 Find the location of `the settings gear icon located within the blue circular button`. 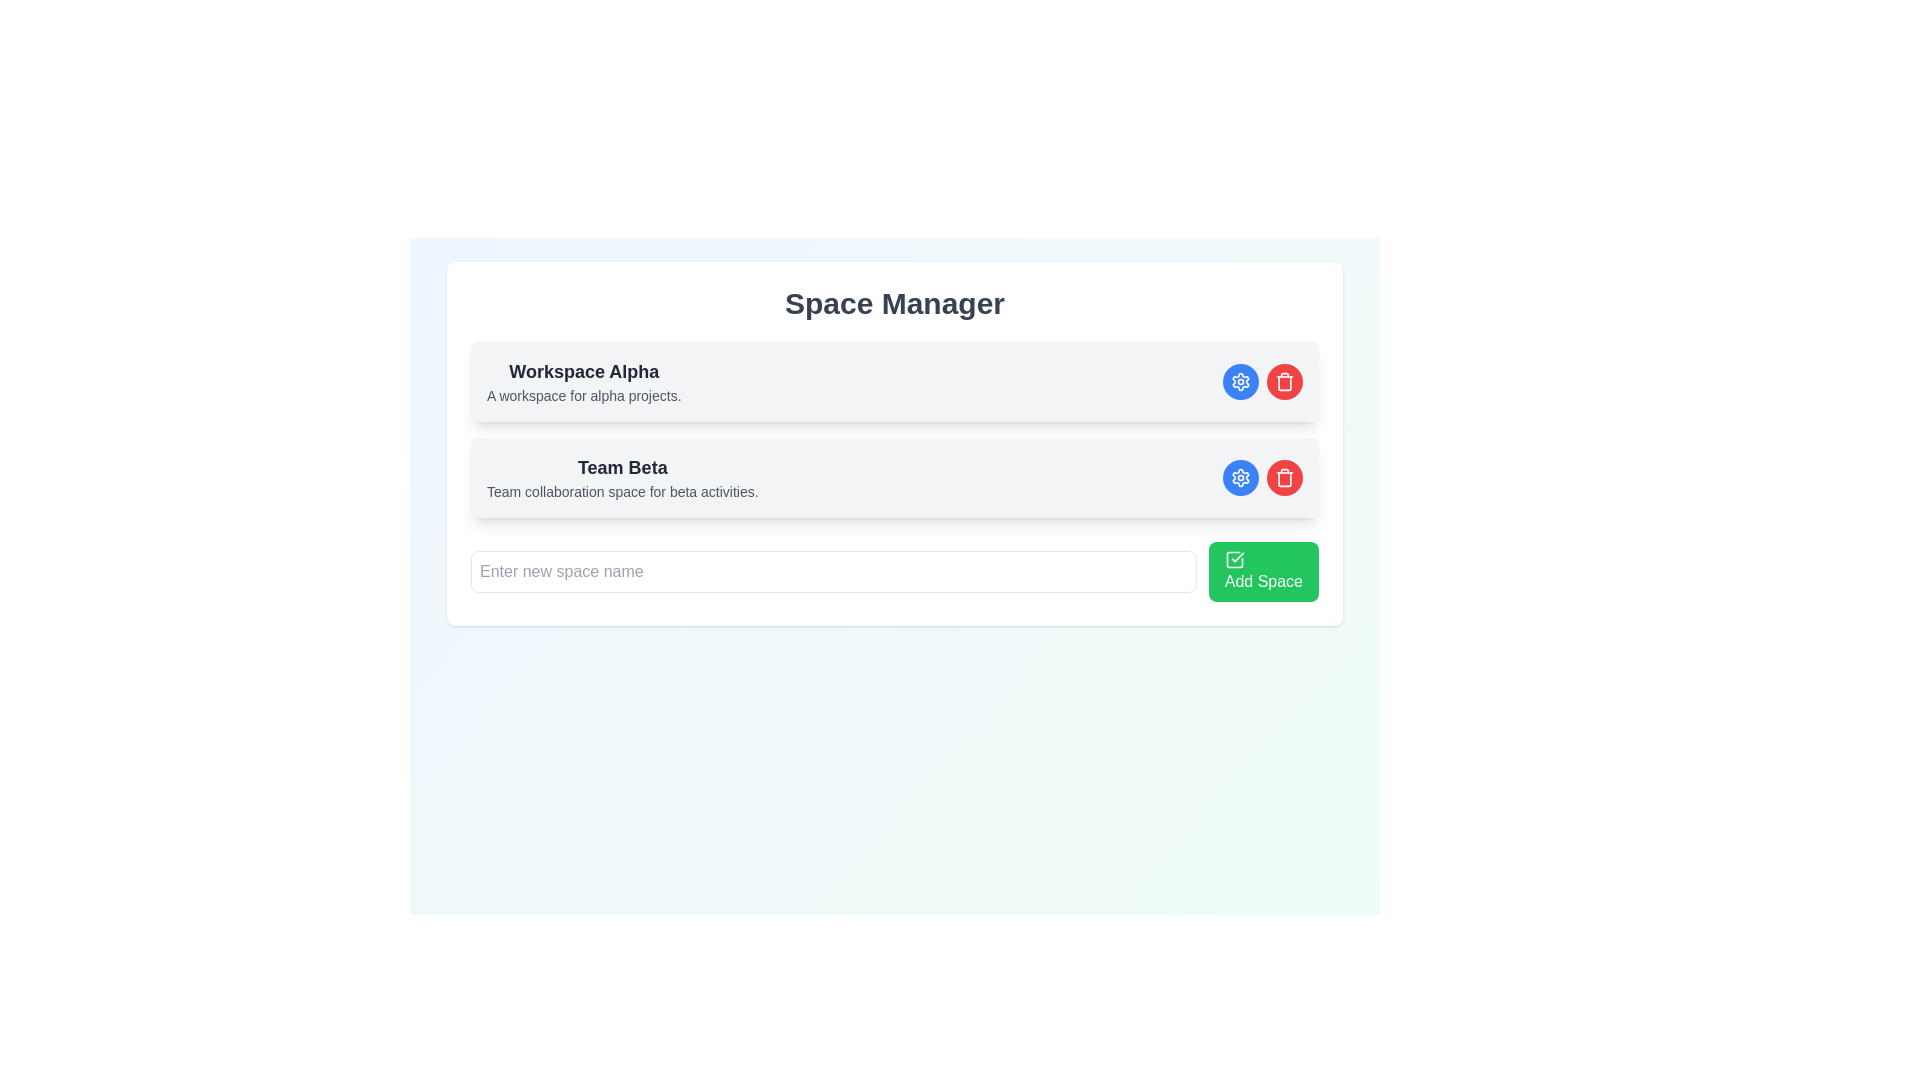

the settings gear icon located within the blue circular button is located at coordinates (1240, 381).